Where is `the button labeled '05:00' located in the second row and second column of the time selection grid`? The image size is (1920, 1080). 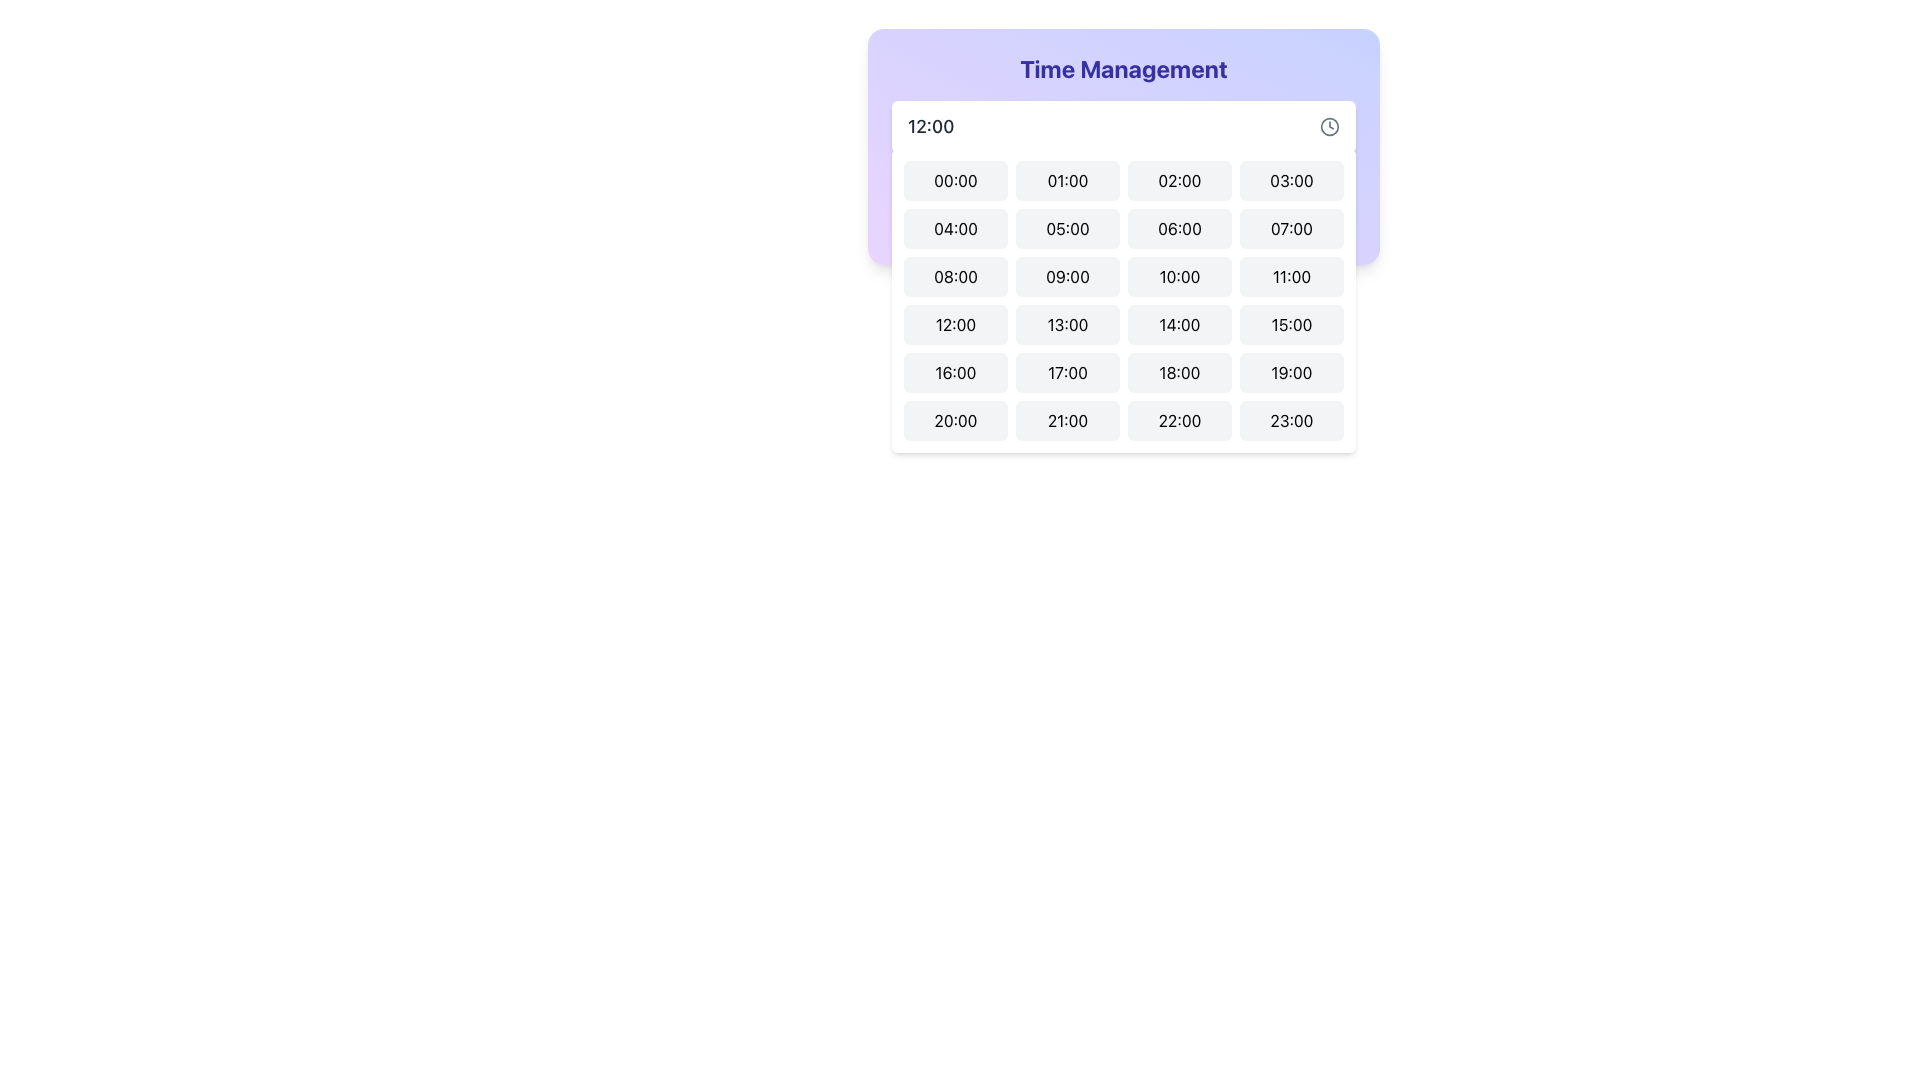 the button labeled '05:00' located in the second row and second column of the time selection grid is located at coordinates (1067, 227).